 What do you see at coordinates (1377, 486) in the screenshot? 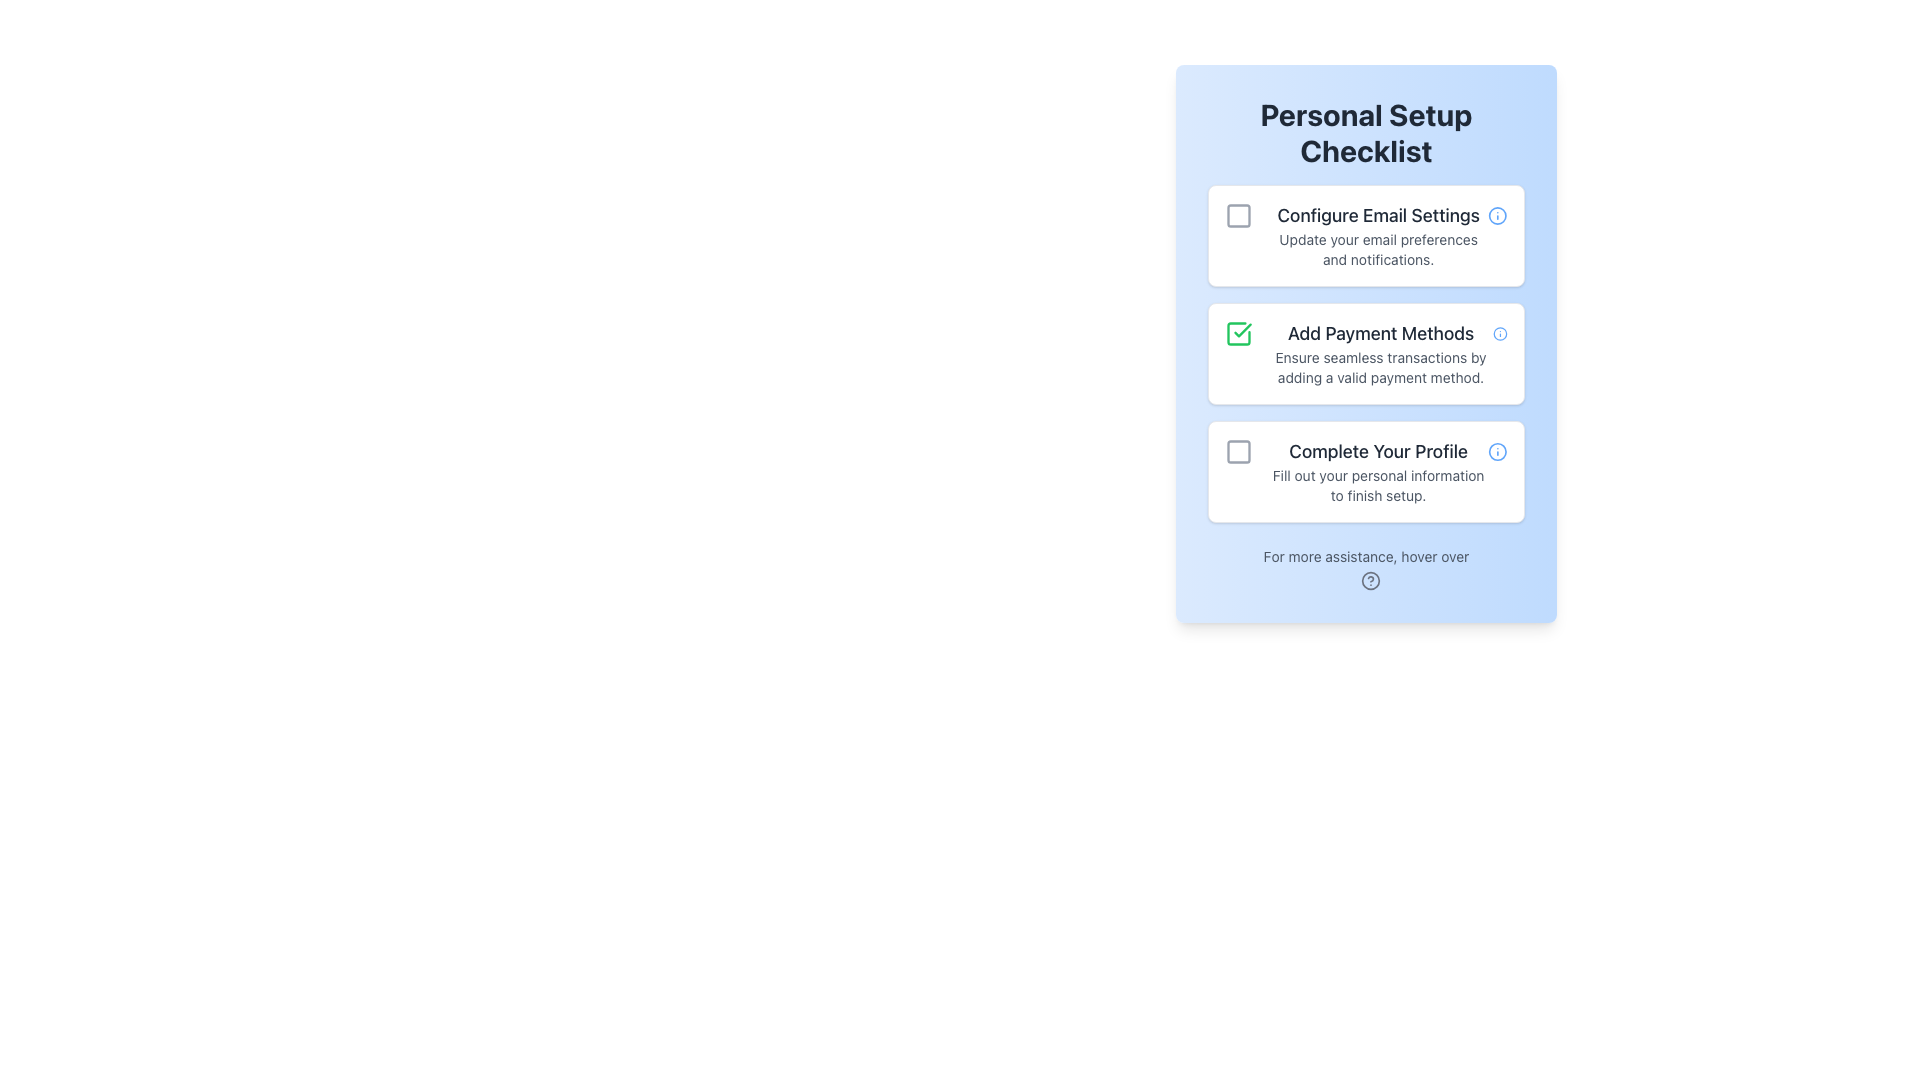
I see `the instructional text located directly below the 'Complete Your Profile' heading in the third checklist item of the 'Personal Setup Checklist' panel` at bounding box center [1377, 486].